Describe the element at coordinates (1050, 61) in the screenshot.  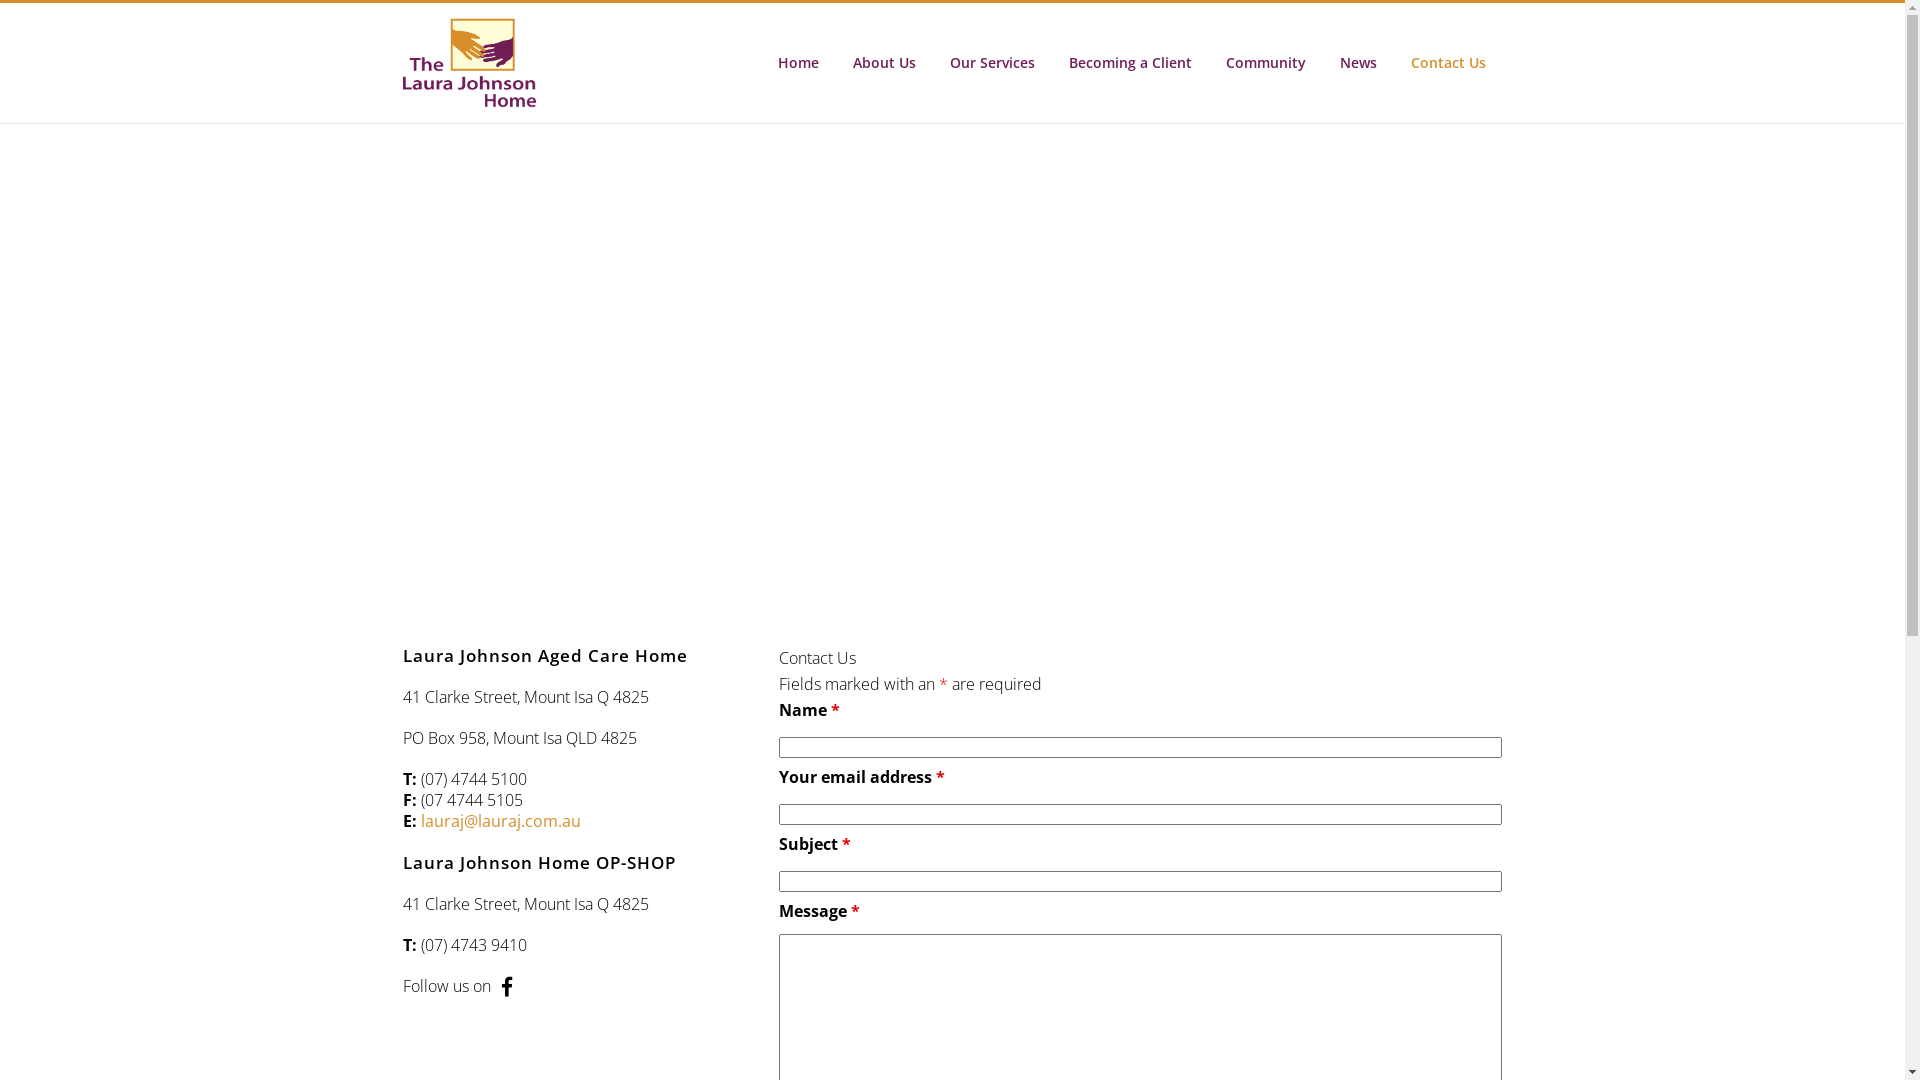
I see `'Becoming a Client'` at that location.